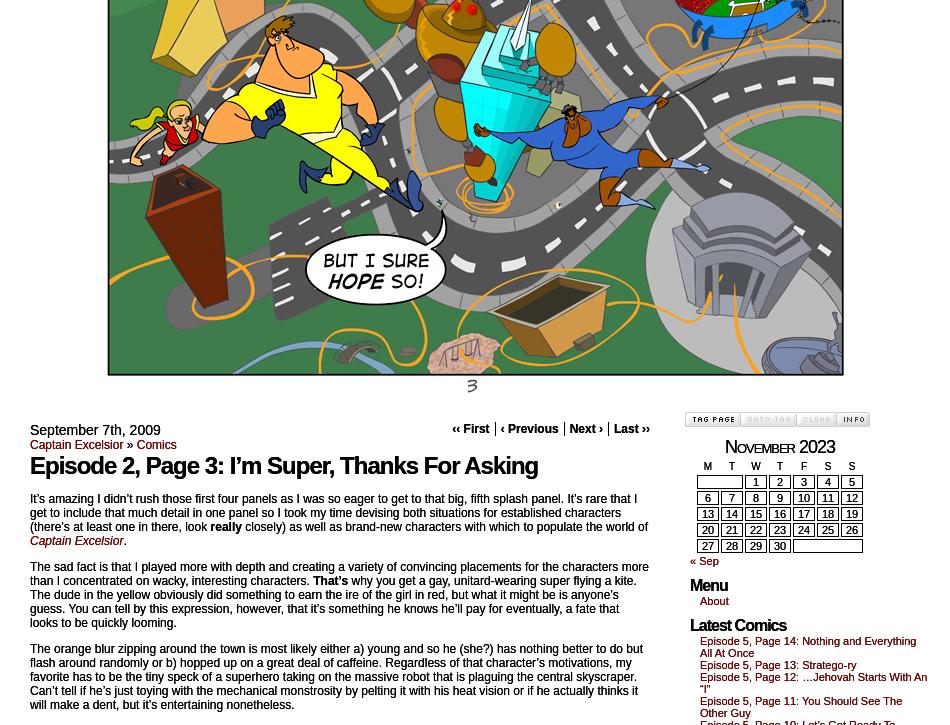  Describe the element at coordinates (337, 573) in the screenshot. I see `'The sad fact is that I played more with depth and creating a variety of convincing placements for the characters more than I concentrated on wacky, interesting characters.'` at that location.